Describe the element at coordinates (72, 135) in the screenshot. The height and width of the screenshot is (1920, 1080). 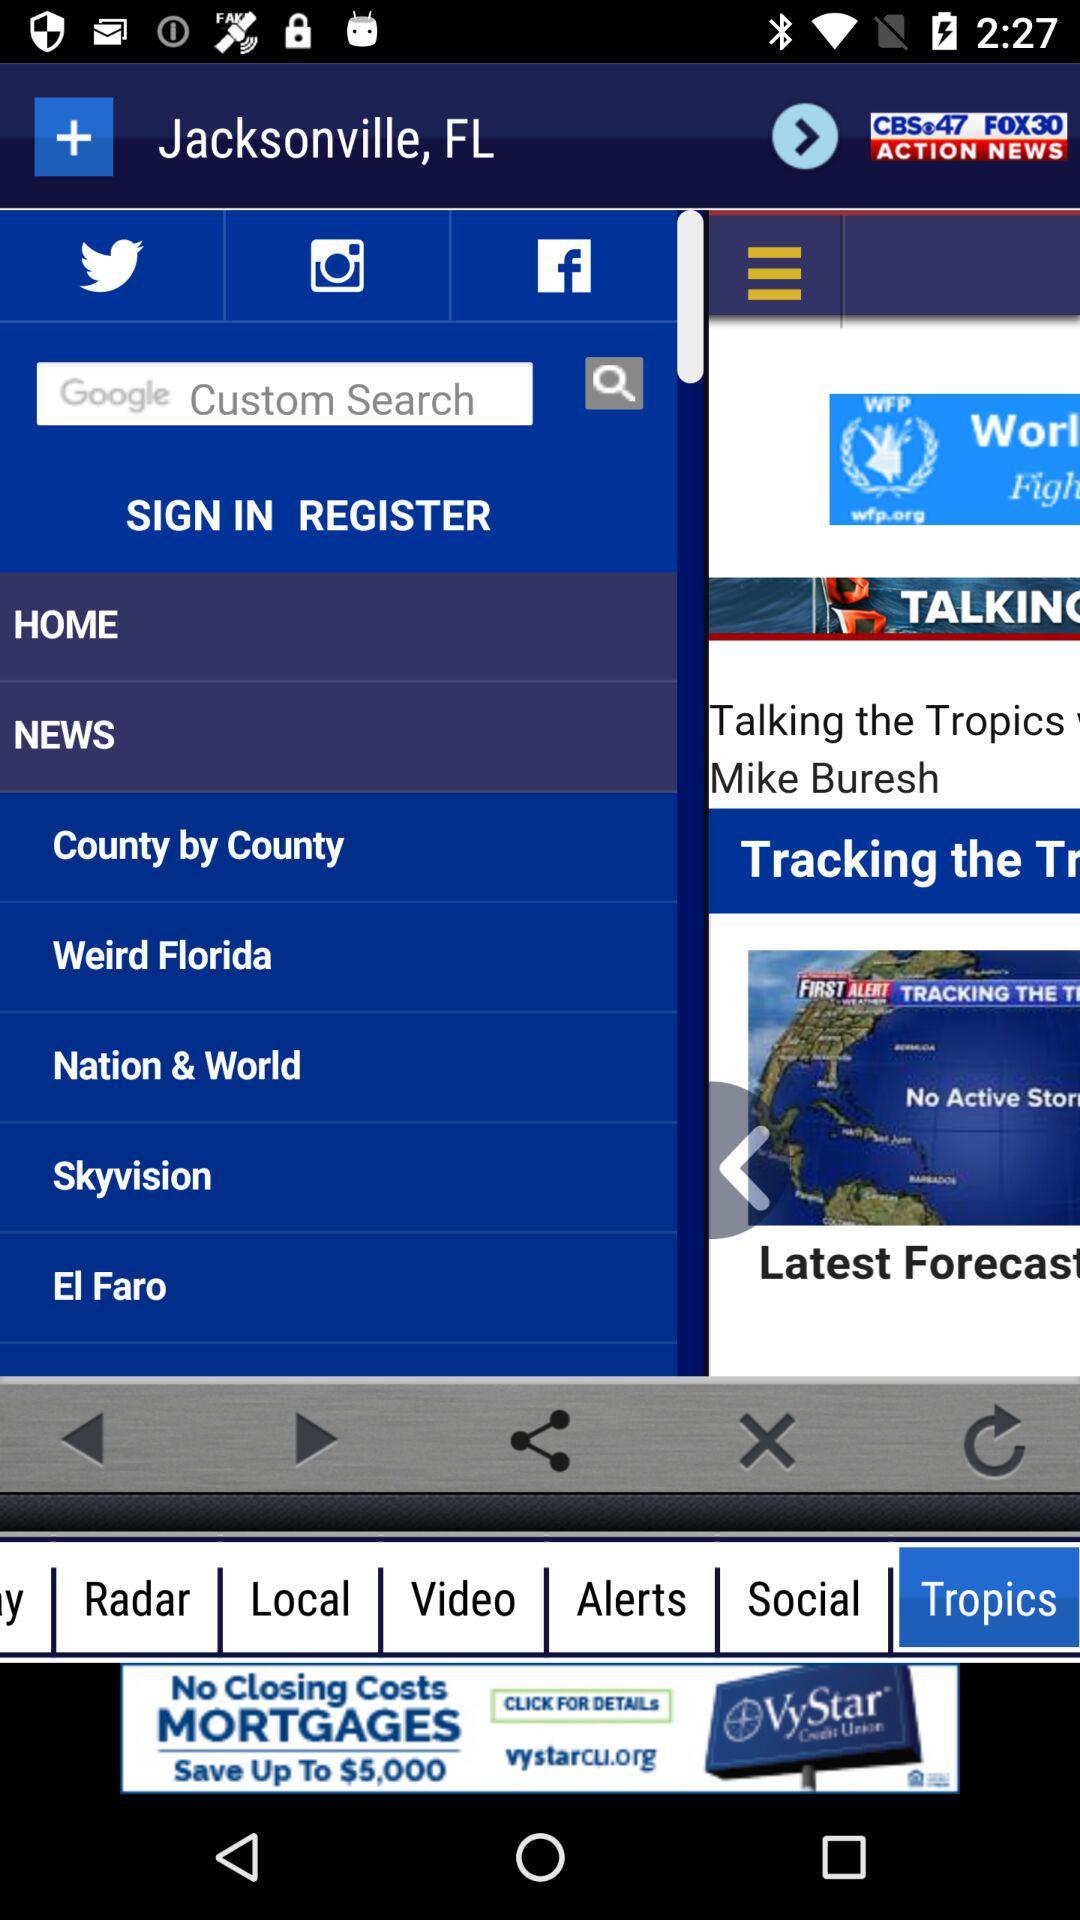
I see `the add icon` at that location.